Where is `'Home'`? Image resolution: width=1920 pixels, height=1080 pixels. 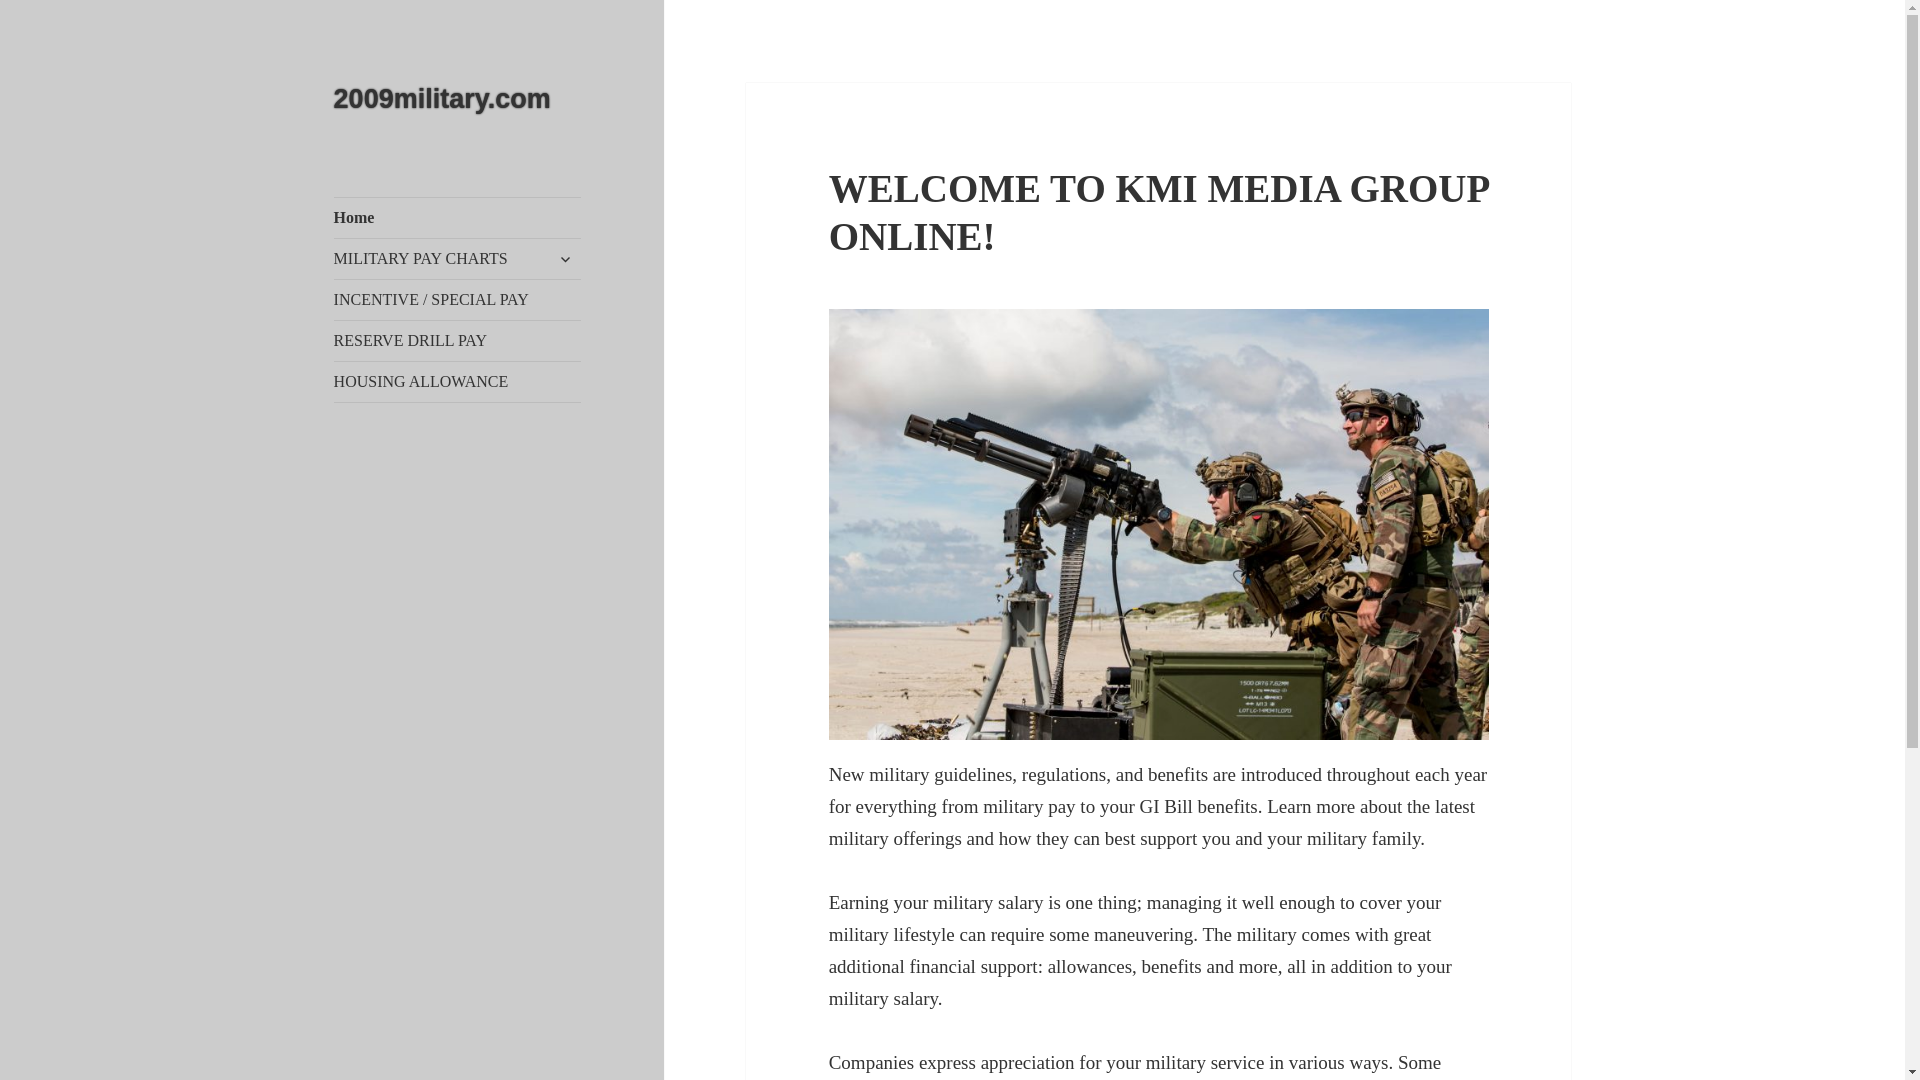 'Home' is located at coordinates (456, 218).